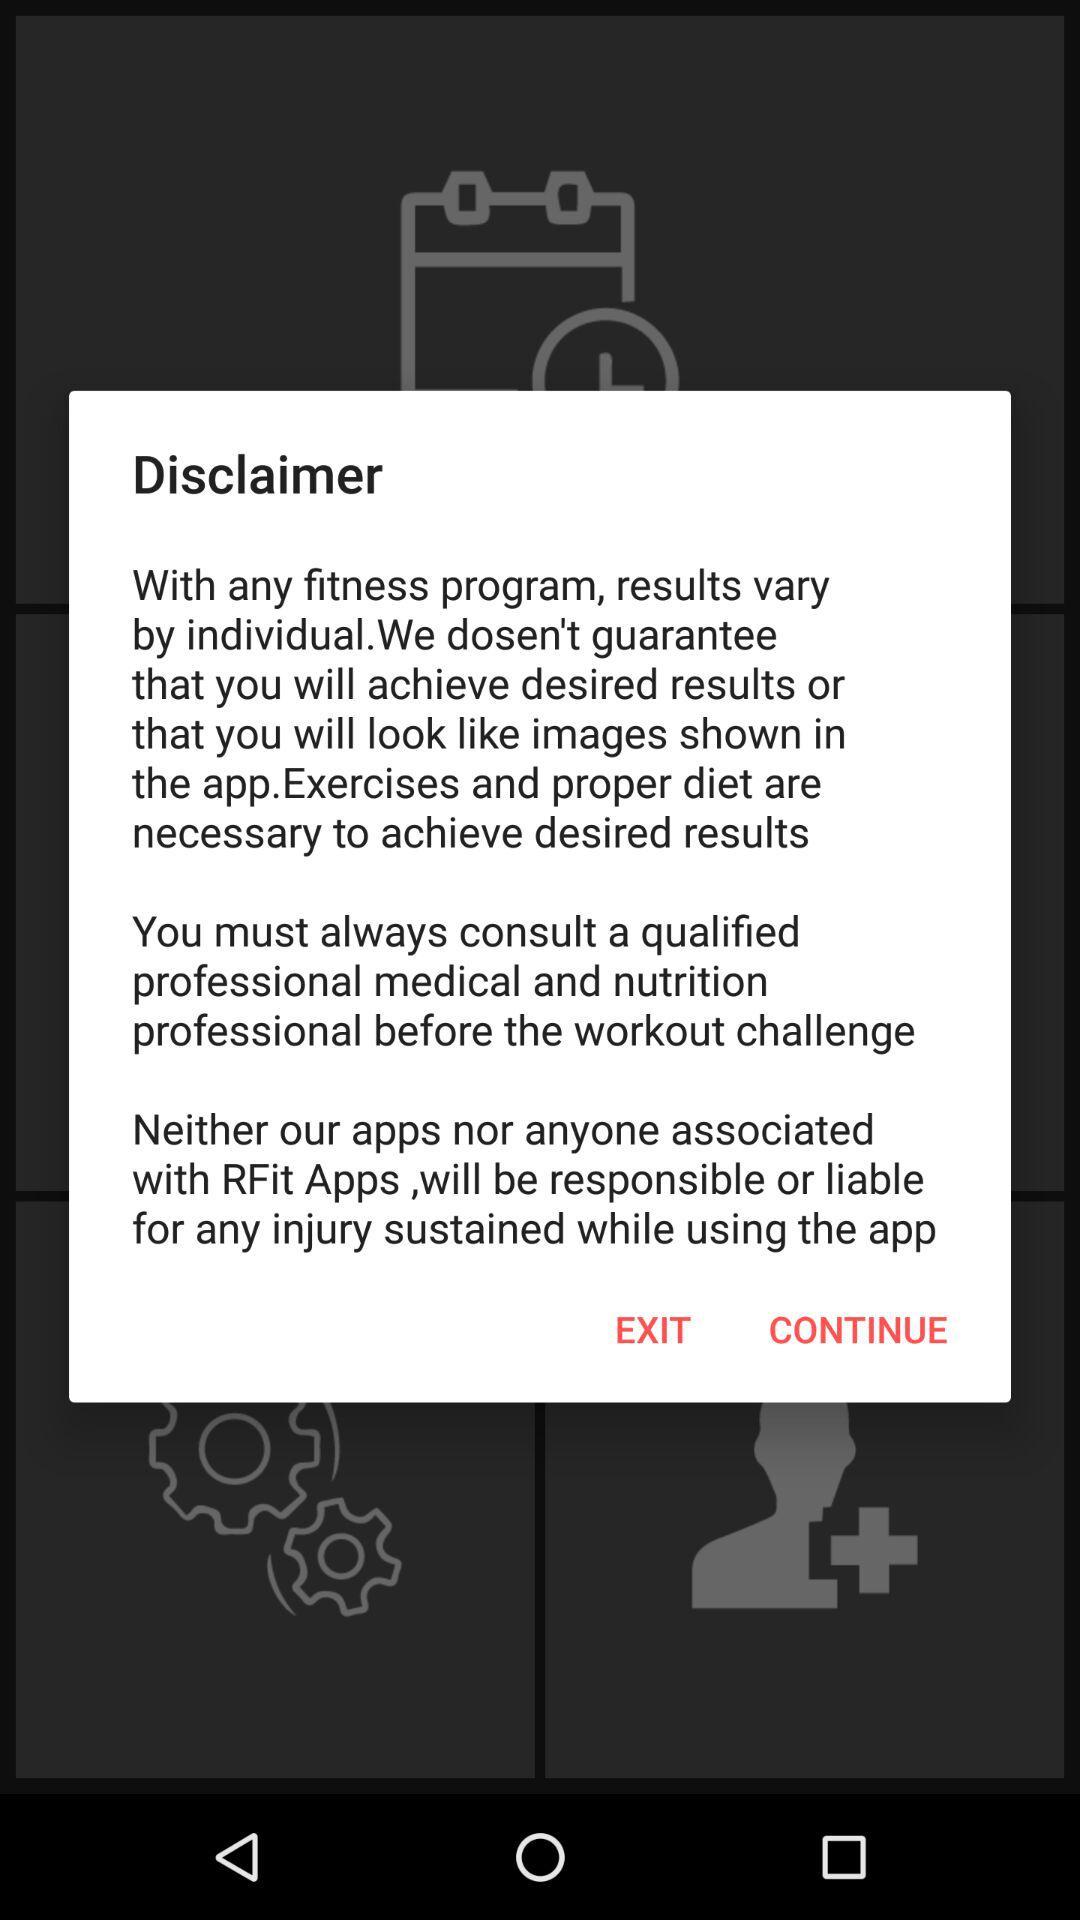 This screenshot has height=1920, width=1080. Describe the element at coordinates (857, 1329) in the screenshot. I see `the continue item` at that location.